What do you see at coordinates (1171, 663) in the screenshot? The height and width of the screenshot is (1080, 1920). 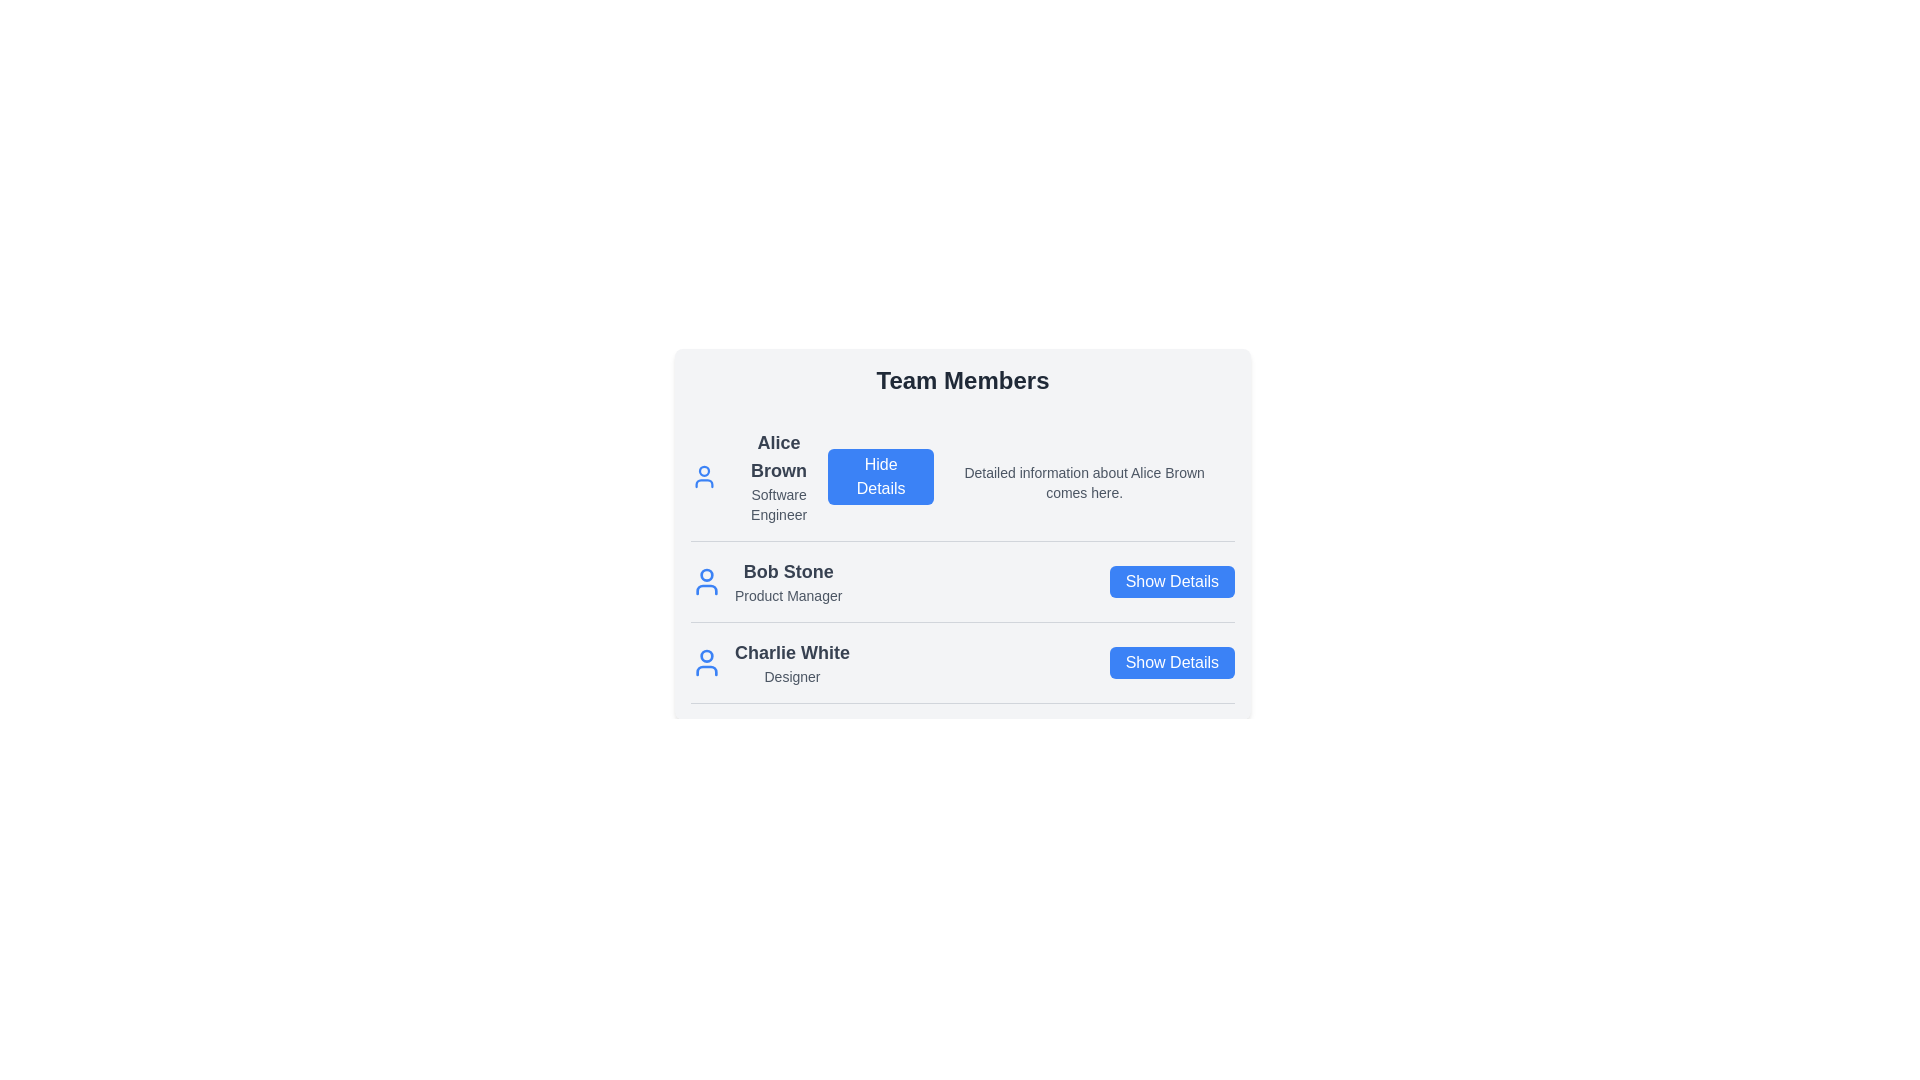 I see `the button corresponding to Charlie White to toggle the visibility of their details` at bounding box center [1171, 663].